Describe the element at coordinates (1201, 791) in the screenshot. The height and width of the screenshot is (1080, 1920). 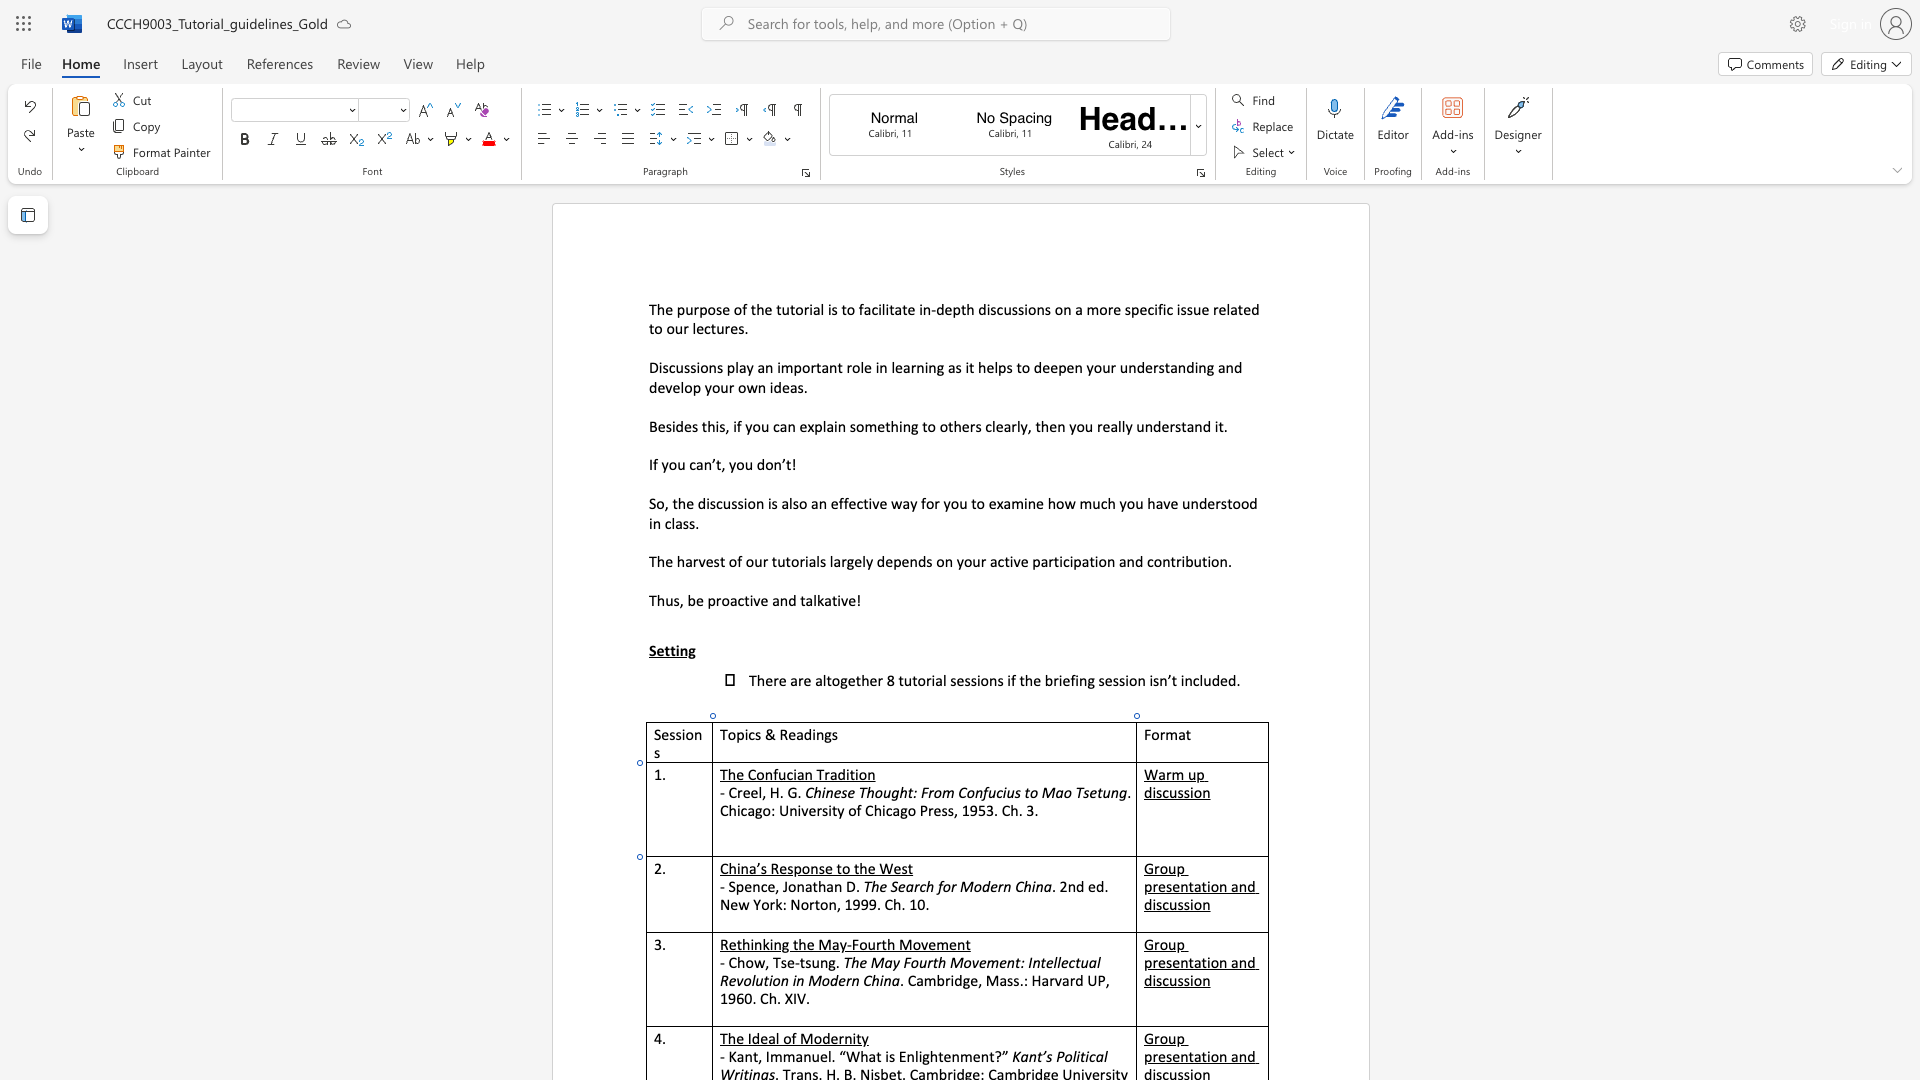
I see `the space between the continuous character "o" and "n" in the text` at that location.